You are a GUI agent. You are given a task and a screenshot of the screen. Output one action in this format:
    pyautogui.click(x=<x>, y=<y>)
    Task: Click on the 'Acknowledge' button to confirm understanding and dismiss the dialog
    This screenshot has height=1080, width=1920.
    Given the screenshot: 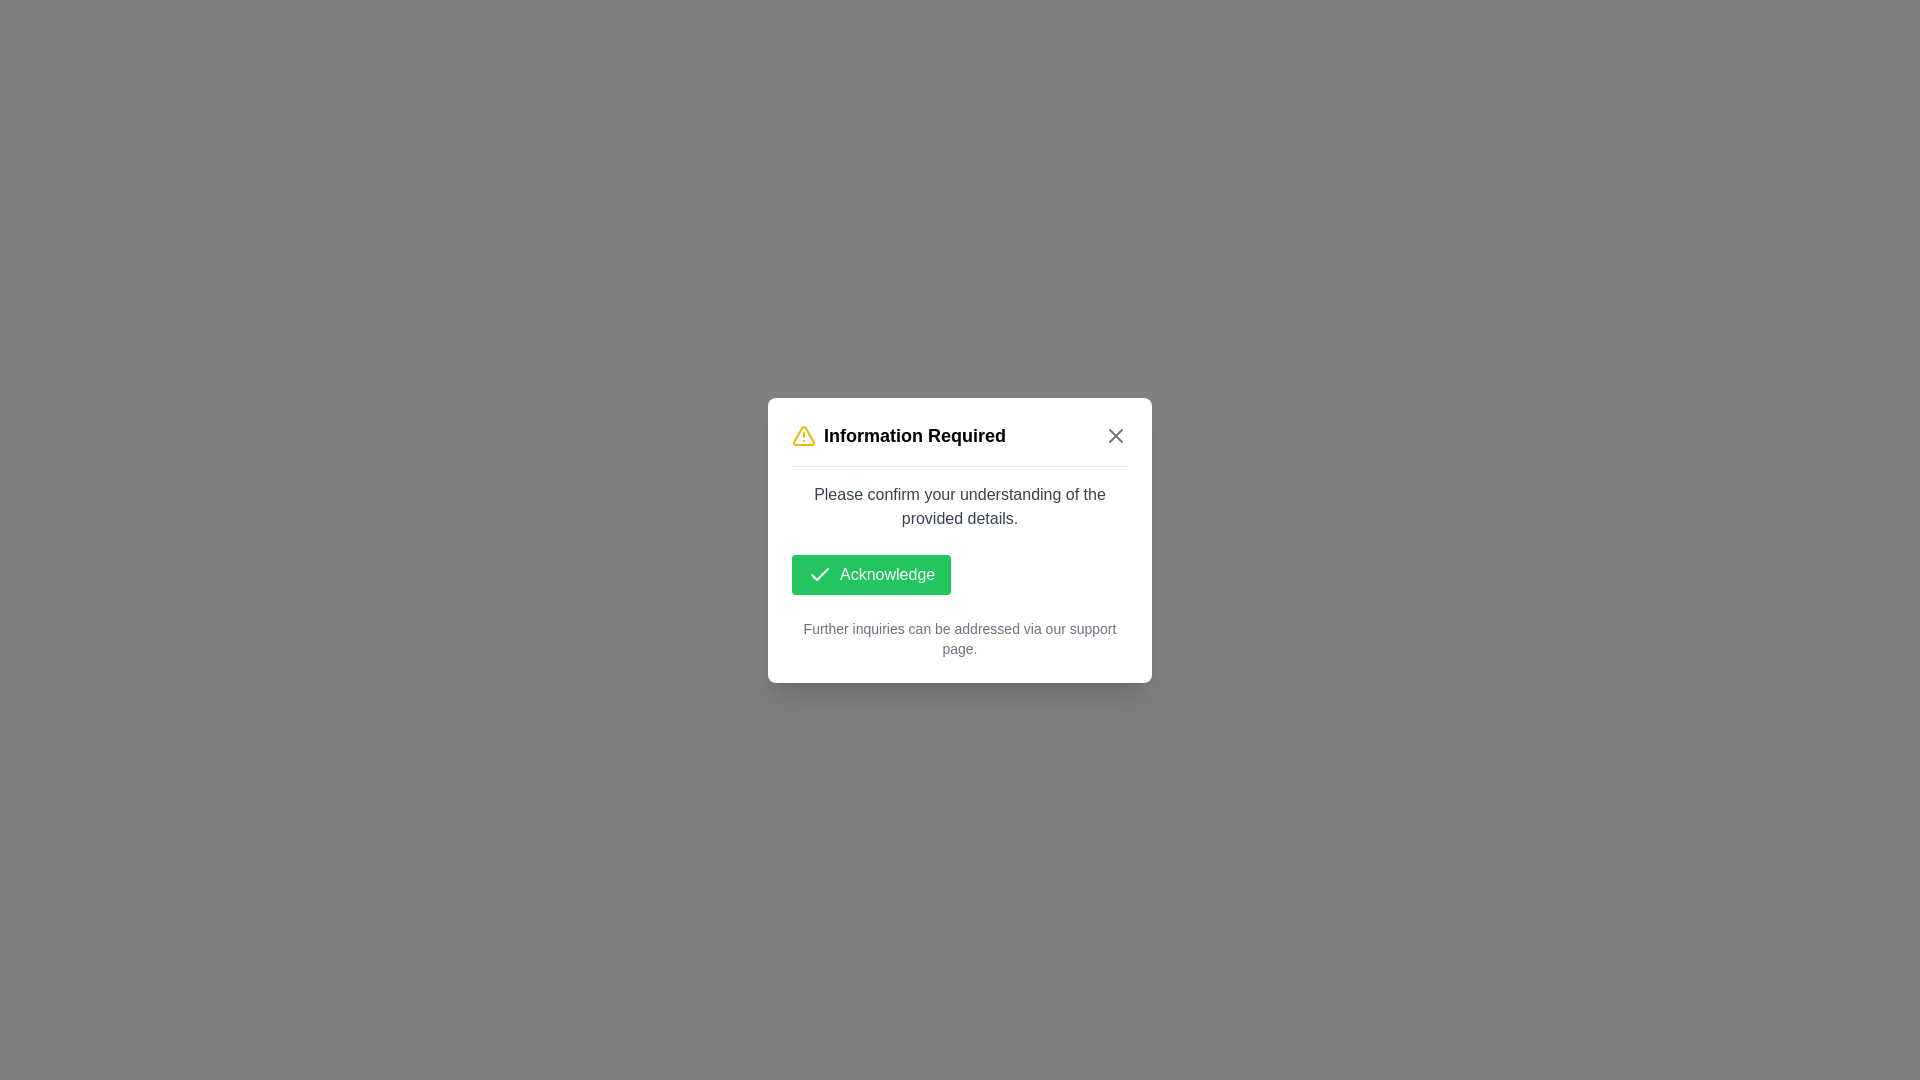 What is the action you would take?
    pyautogui.click(x=871, y=574)
    